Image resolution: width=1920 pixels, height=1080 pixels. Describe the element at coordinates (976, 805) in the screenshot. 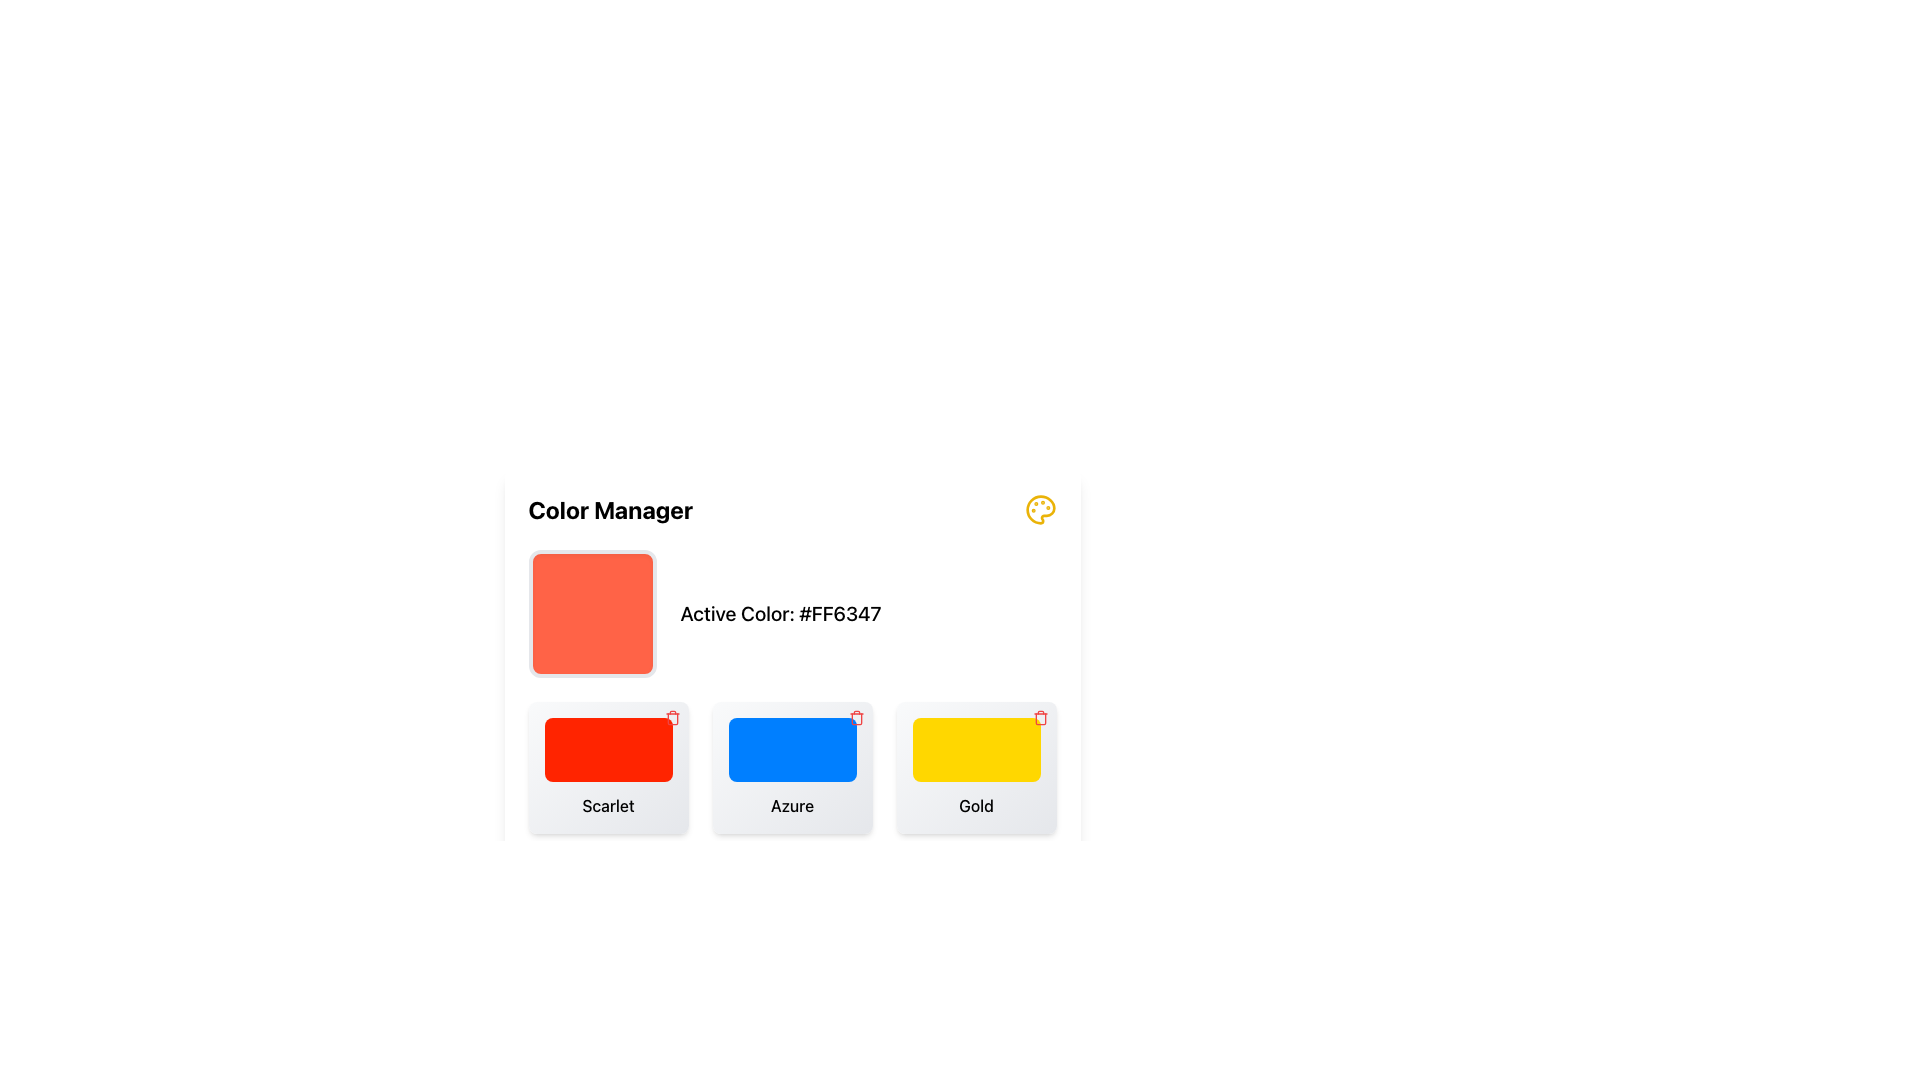

I see `the label that displays the word 'Gold' which is centered below a rectangular yellow color swatch in the bottom right of the interface` at that location.